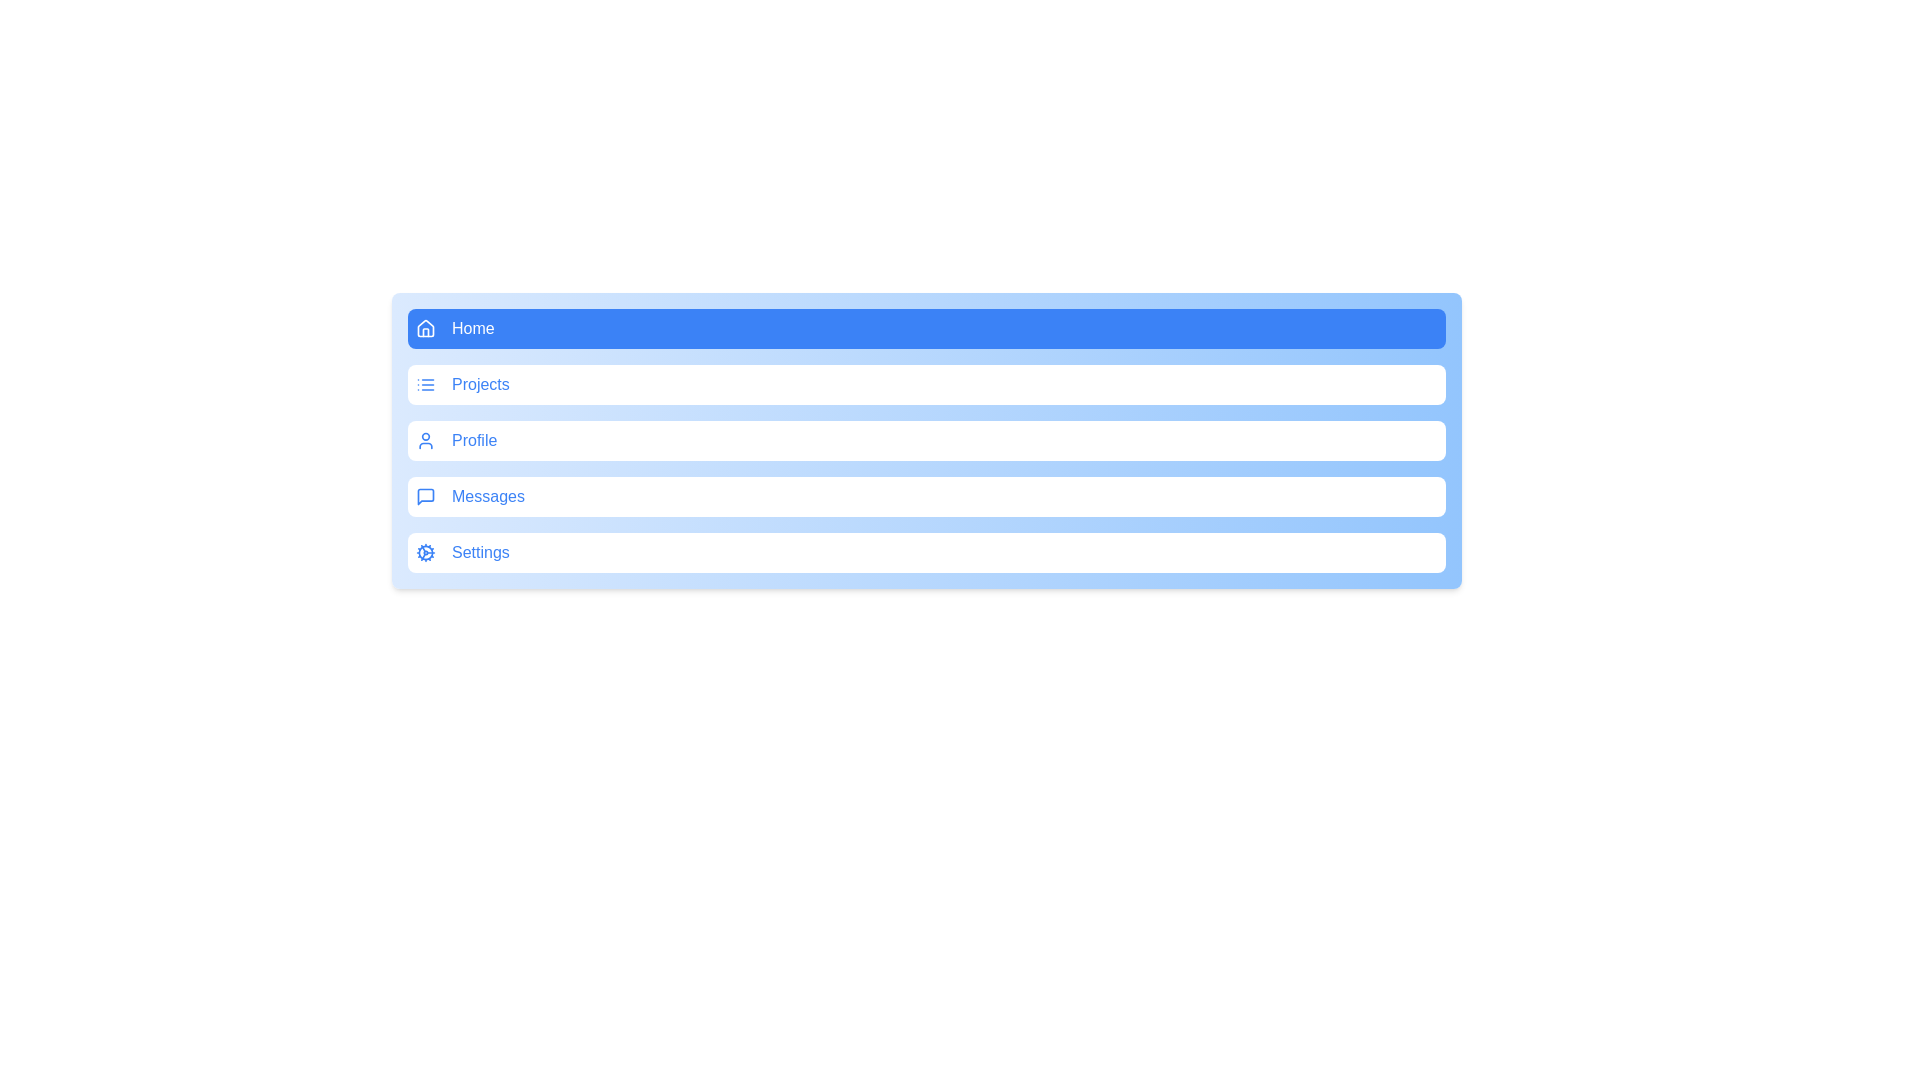 This screenshot has width=1920, height=1080. I want to click on the navigation item labeled Messages, so click(925, 496).